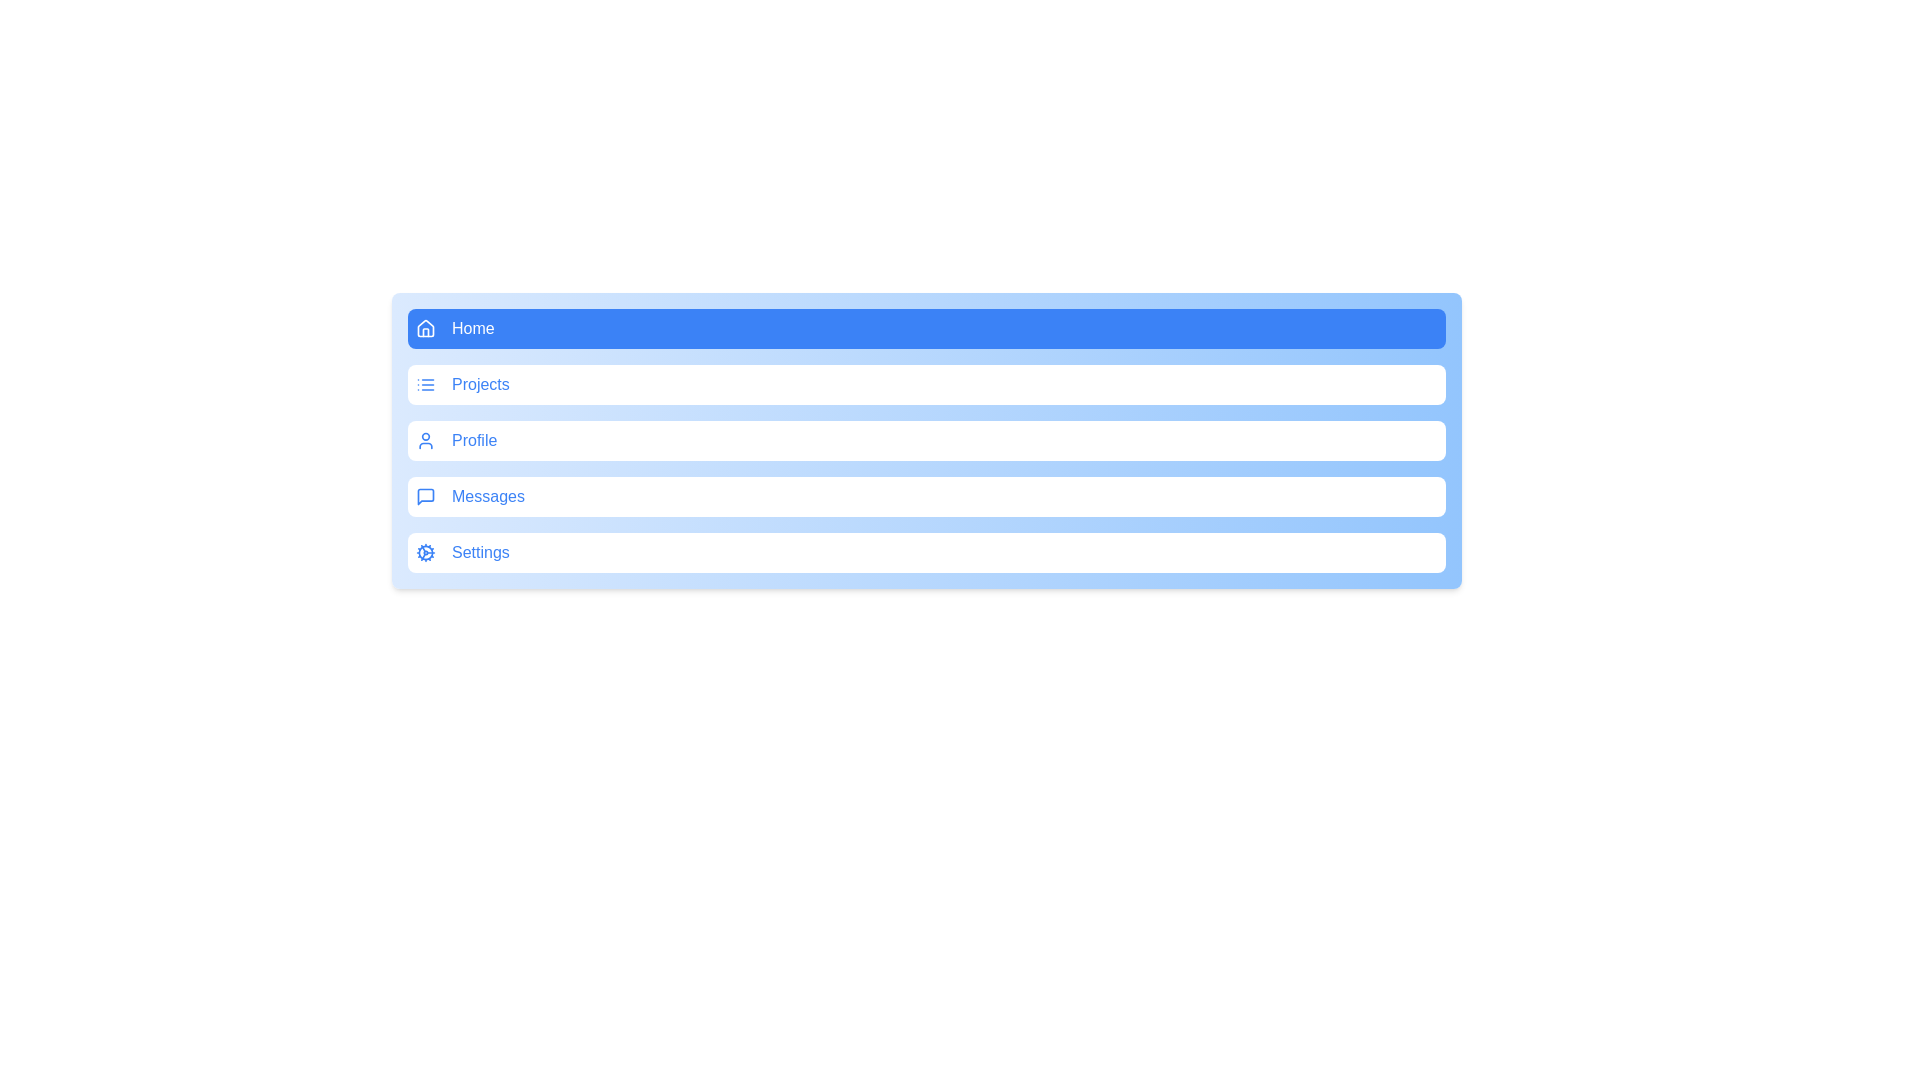 This screenshot has width=1920, height=1080. I want to click on the navigation item labeled Messages, so click(925, 496).